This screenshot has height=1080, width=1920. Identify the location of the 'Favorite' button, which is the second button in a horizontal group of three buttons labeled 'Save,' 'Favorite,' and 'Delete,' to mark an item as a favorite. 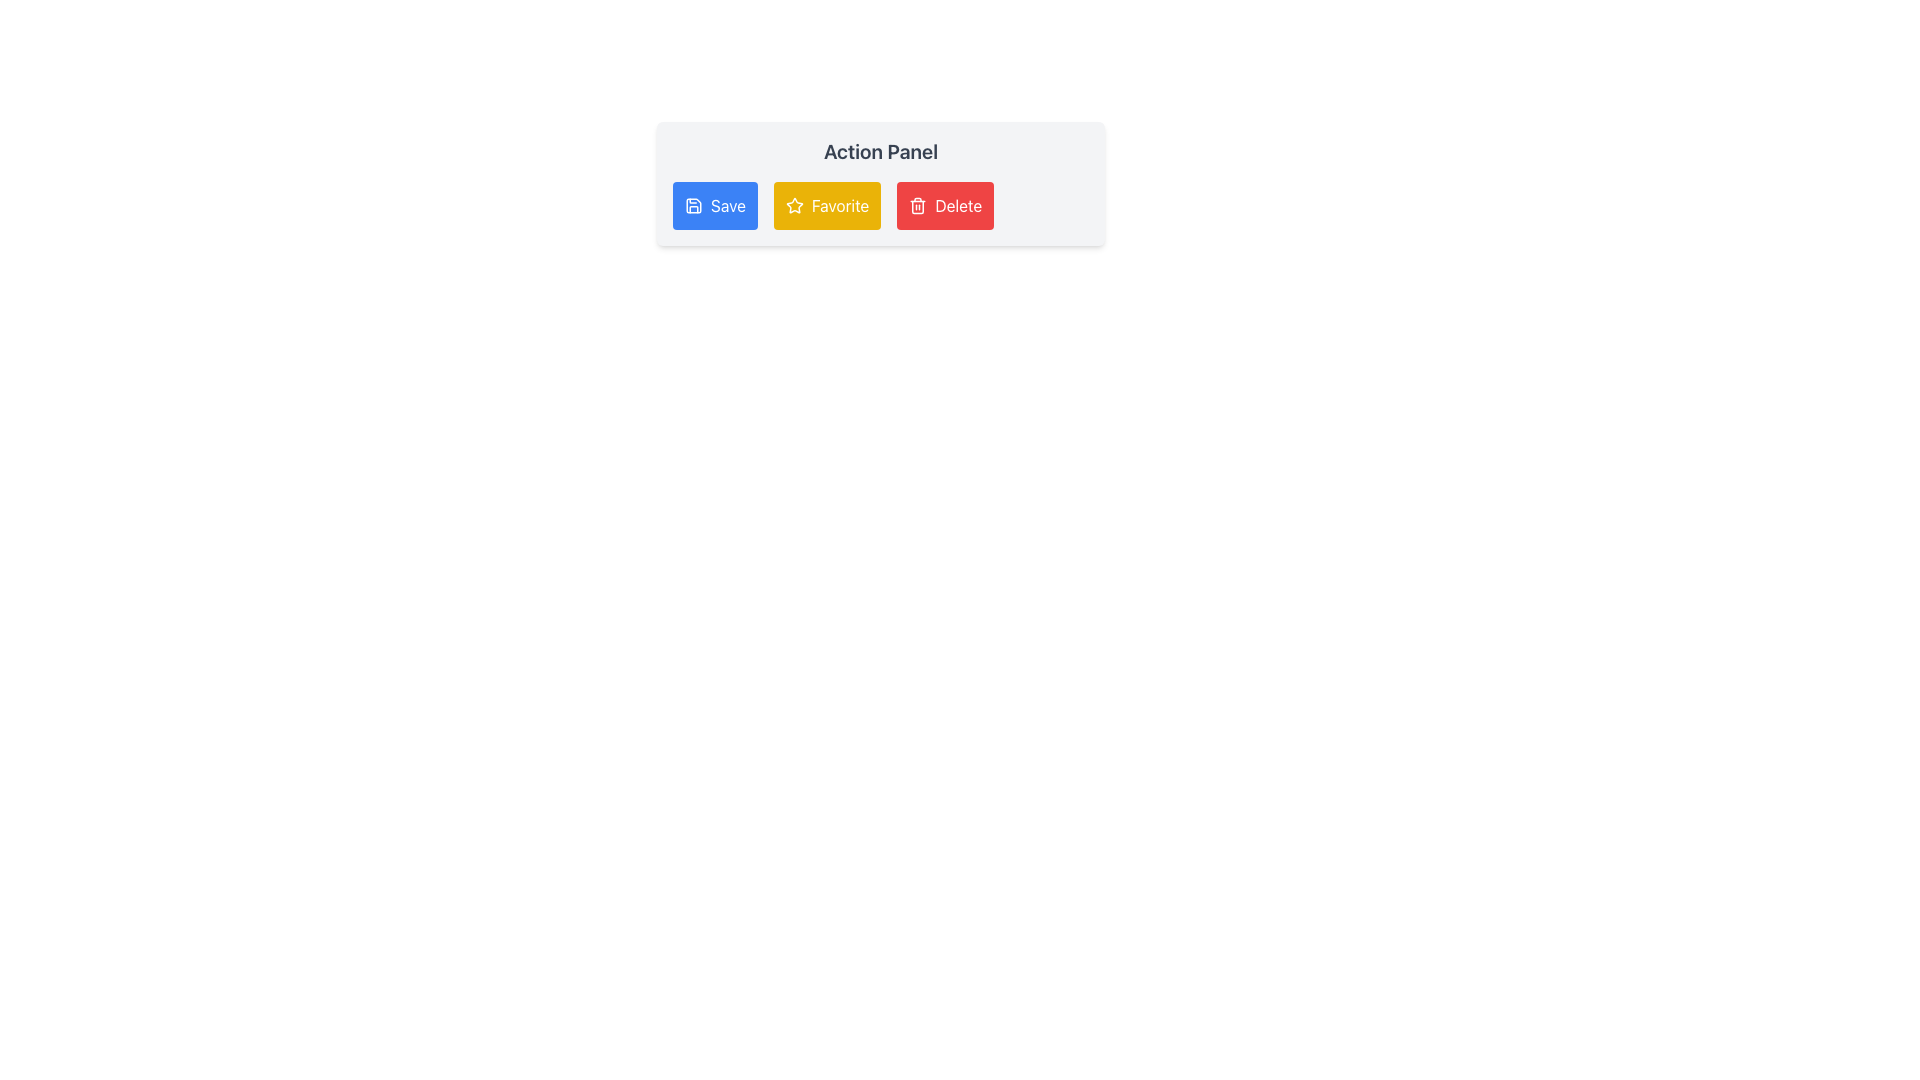
(827, 205).